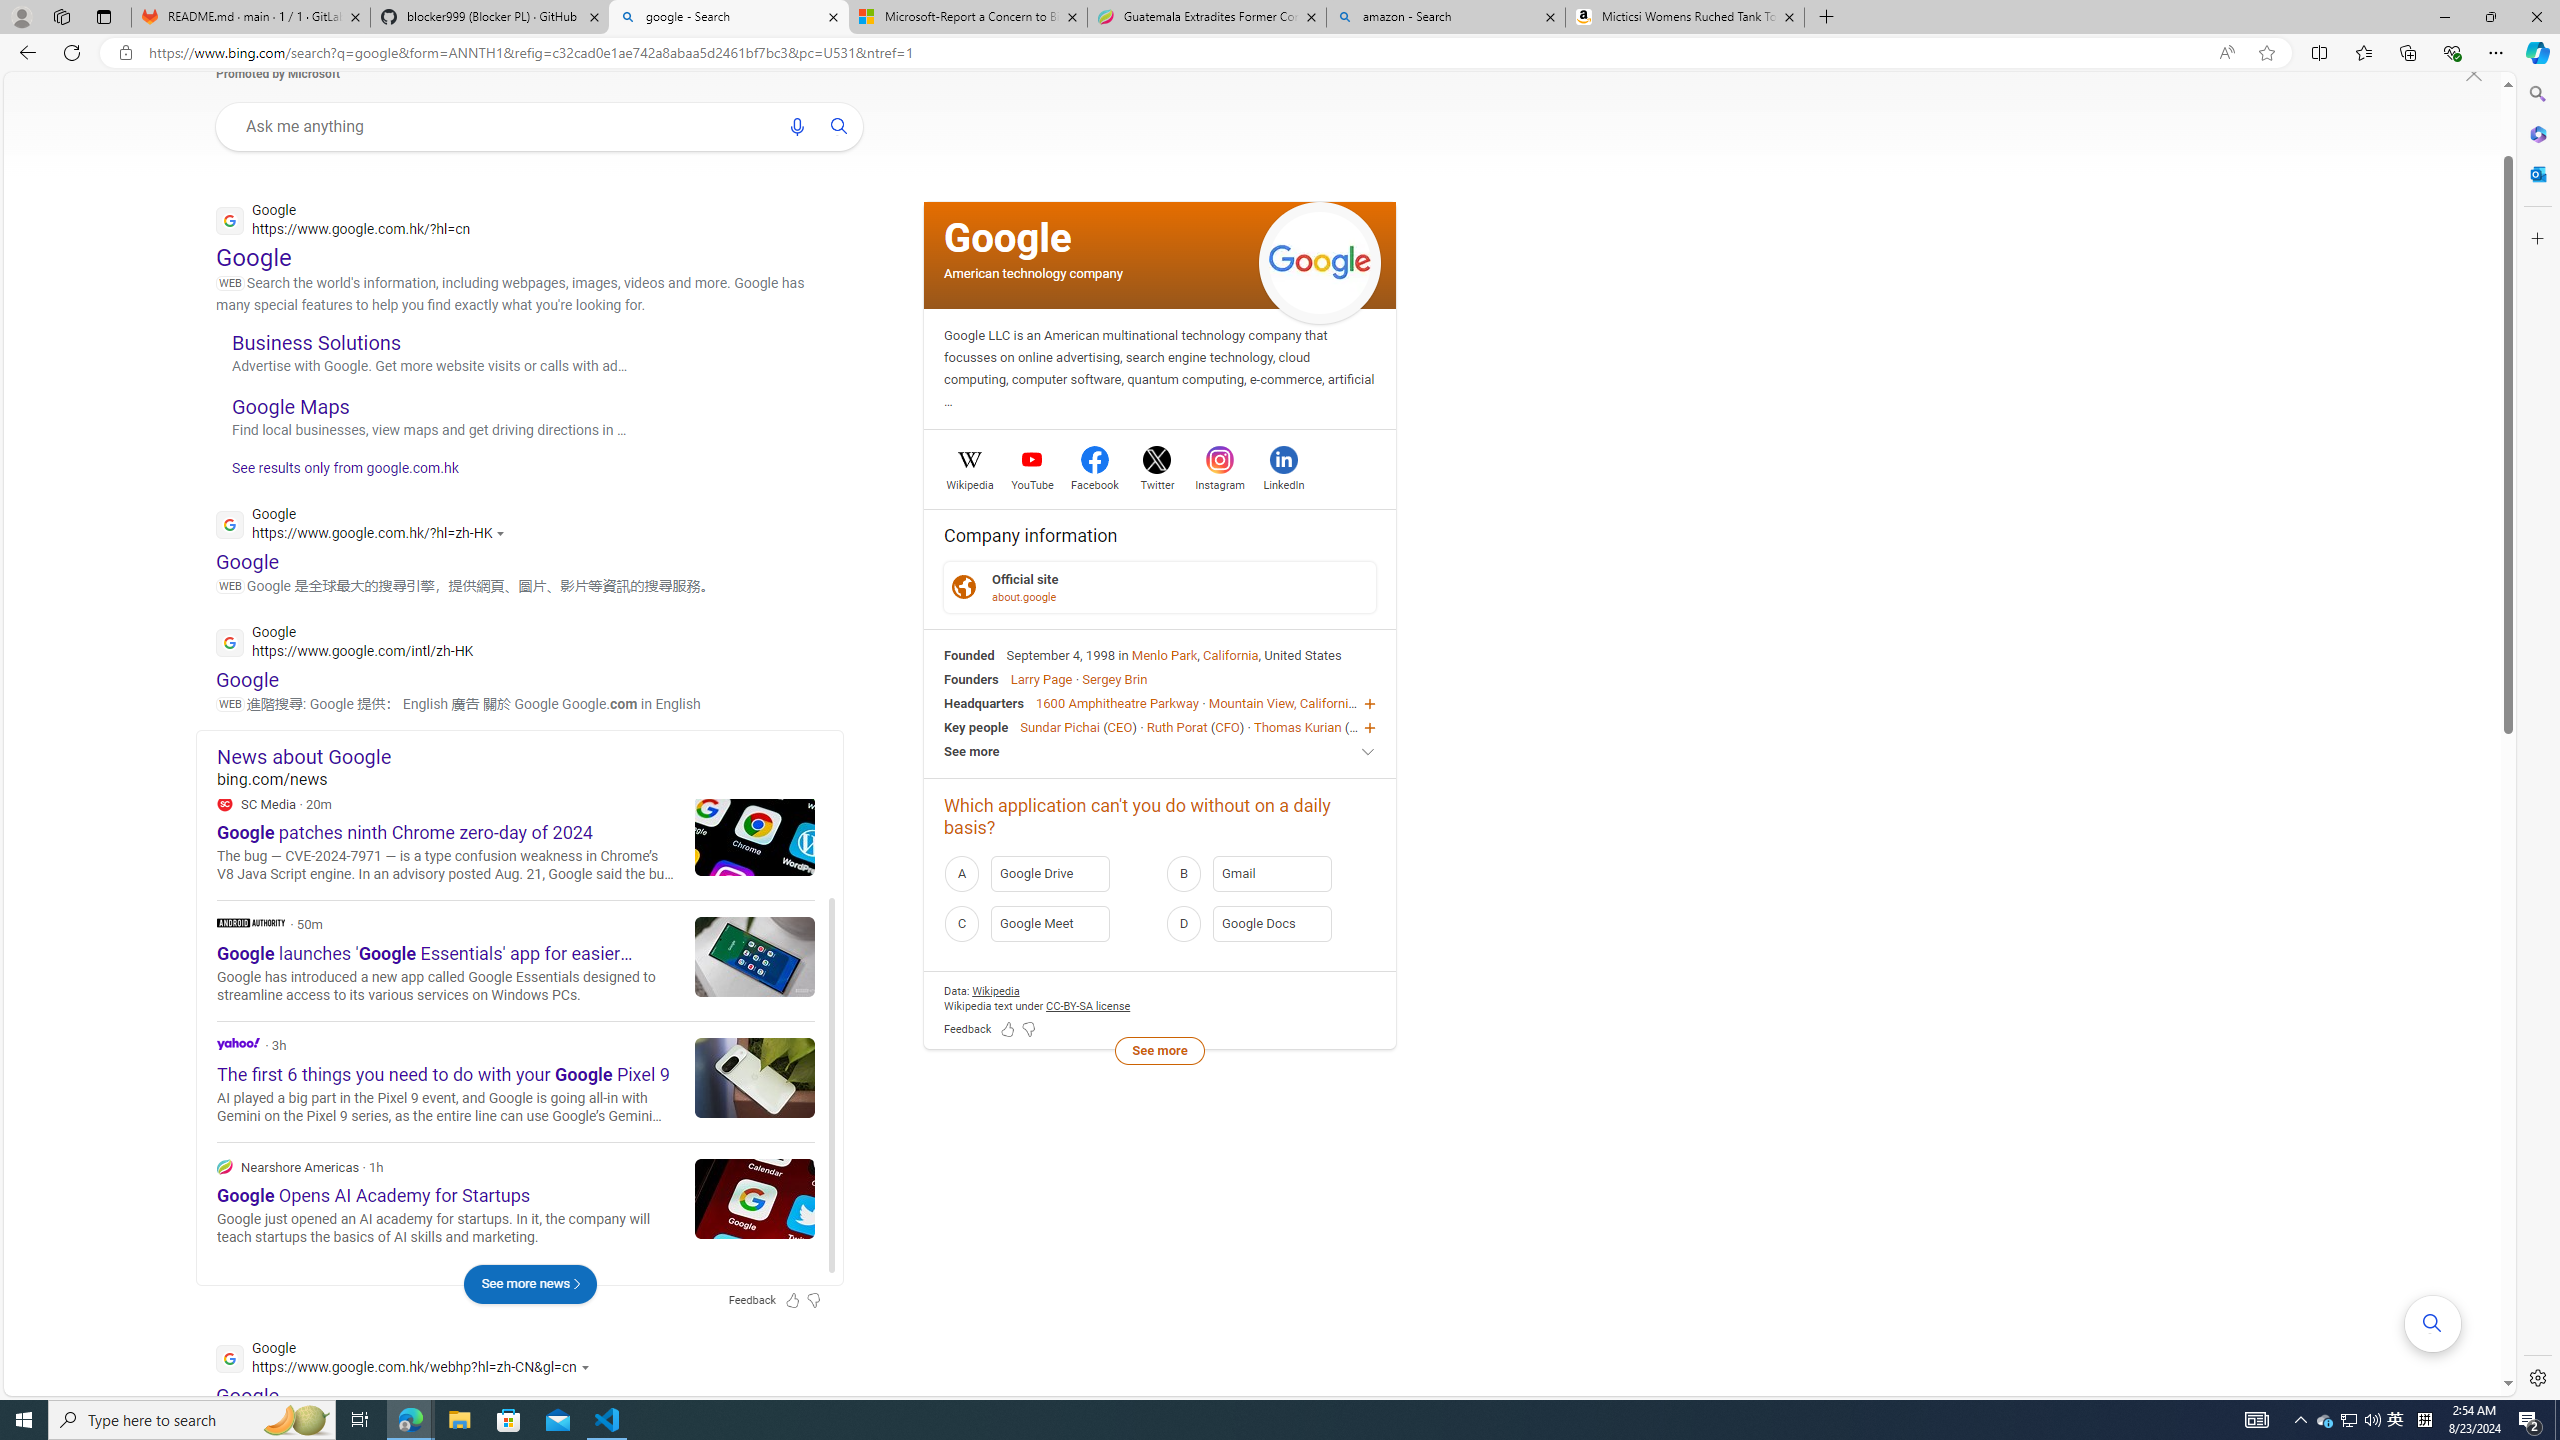  Describe the element at coordinates (1028, 1030) in the screenshot. I see `'Feedback Dislike'` at that location.